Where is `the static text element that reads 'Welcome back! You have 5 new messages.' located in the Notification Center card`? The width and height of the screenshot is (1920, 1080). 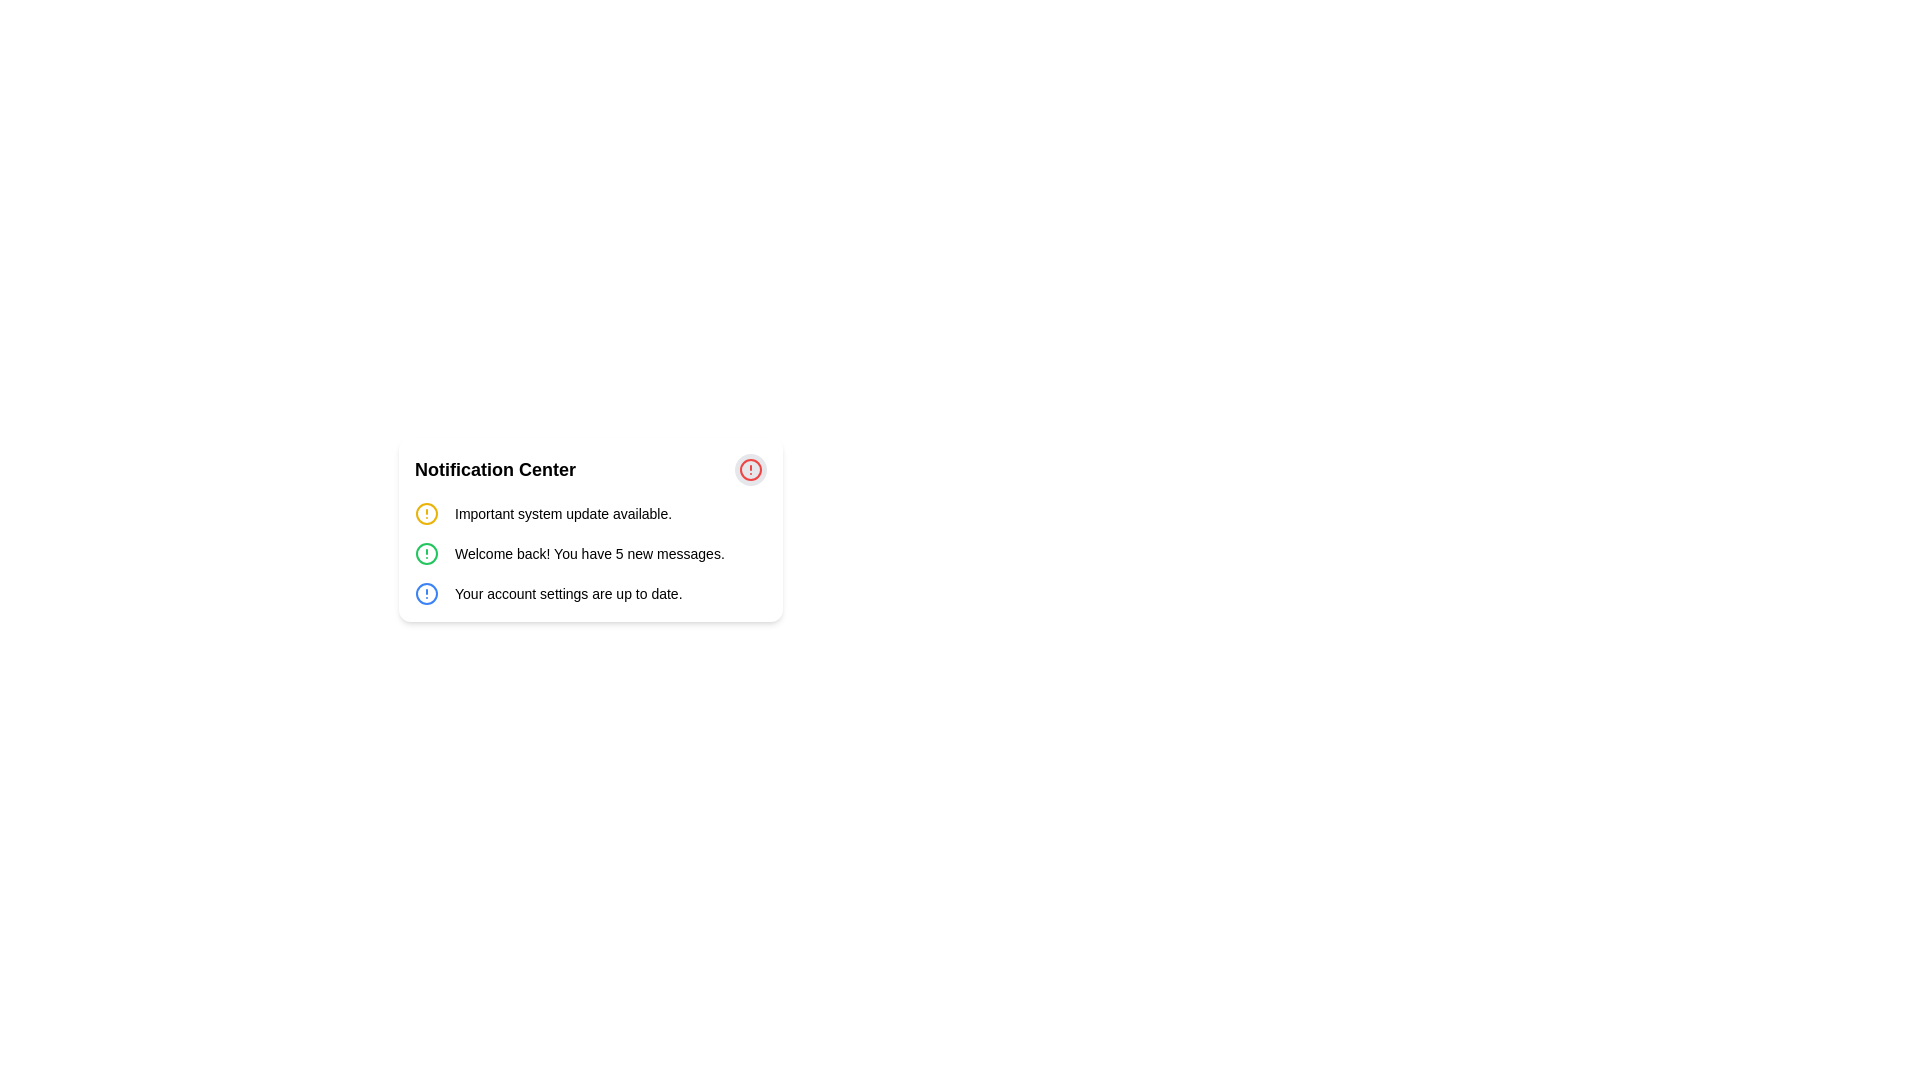 the static text element that reads 'Welcome back! You have 5 new messages.' located in the Notification Center card is located at coordinates (588, 554).